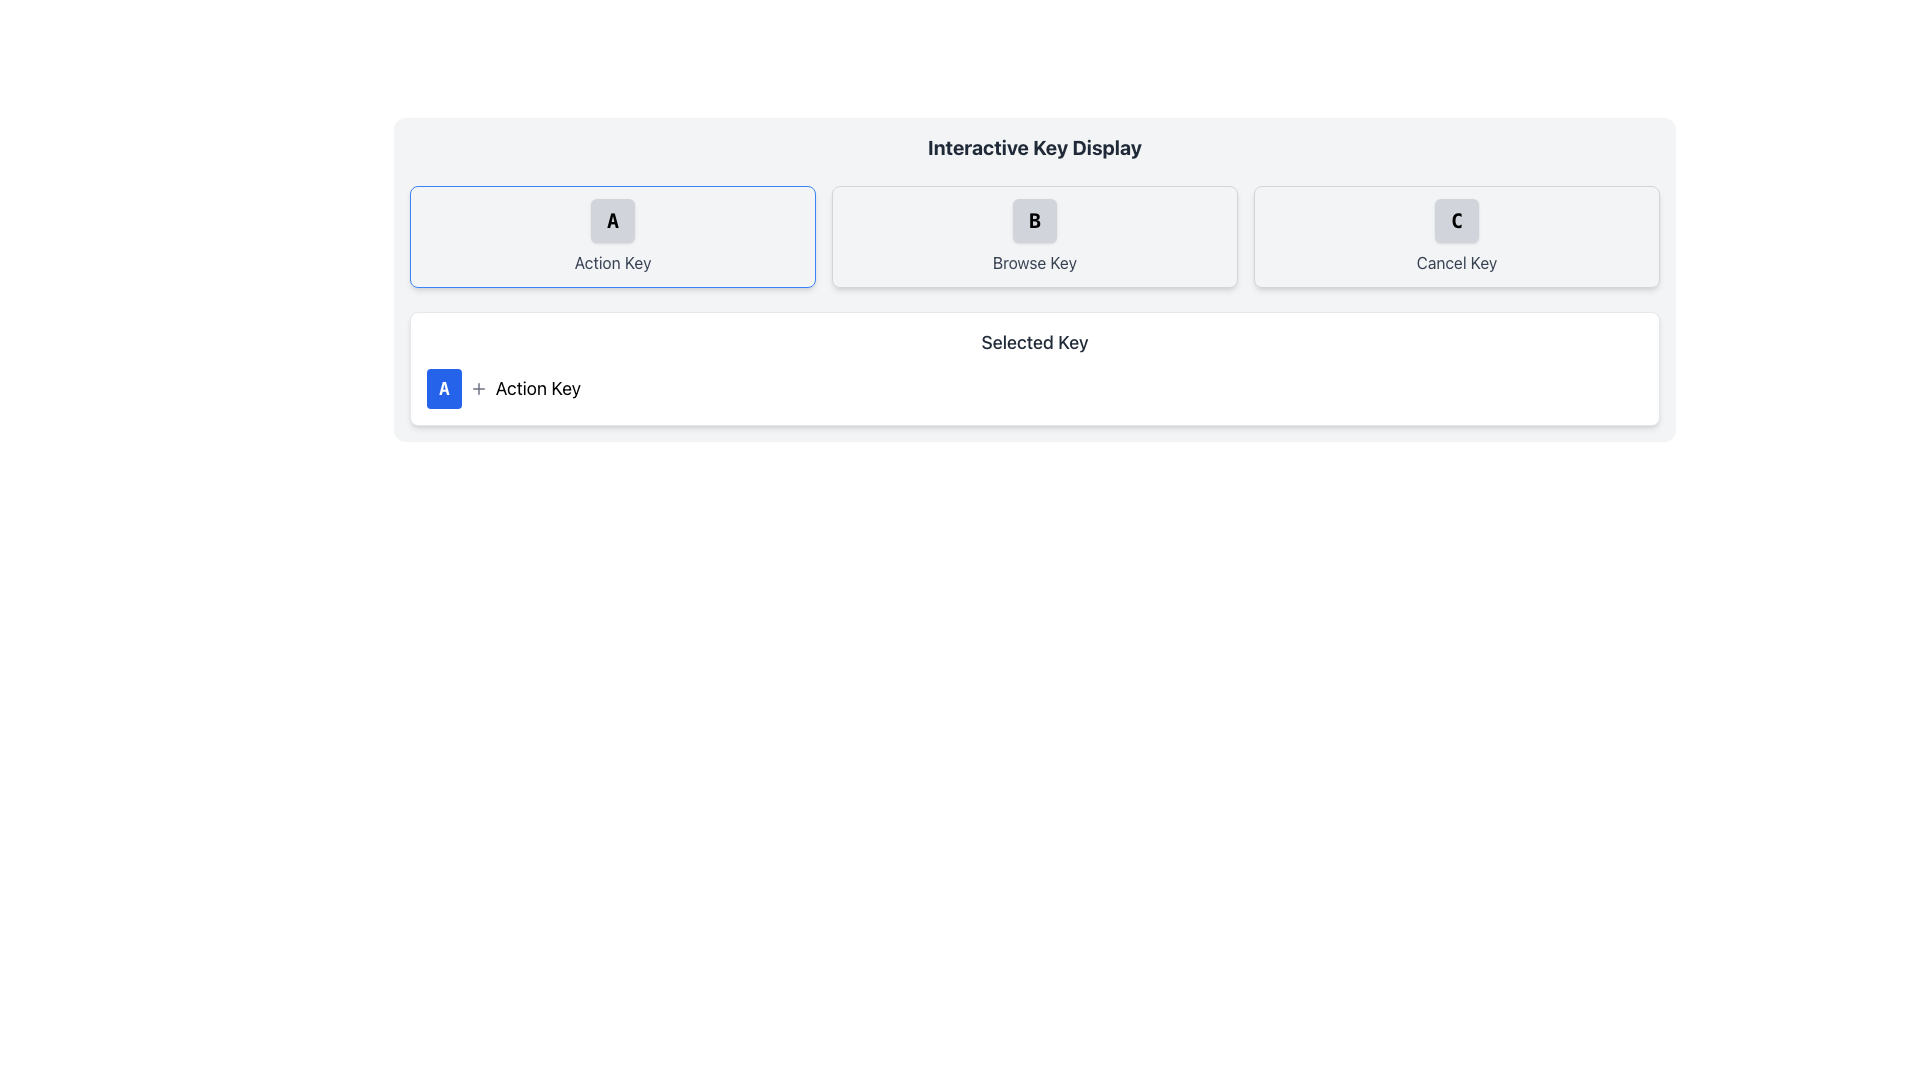 The image size is (1920, 1080). What do you see at coordinates (477, 389) in the screenshot?
I see `the add icon represented by a 'plus' symbol, located immediately to the right of the blue badge with a bold 'A', before the text 'Action Key'` at bounding box center [477, 389].